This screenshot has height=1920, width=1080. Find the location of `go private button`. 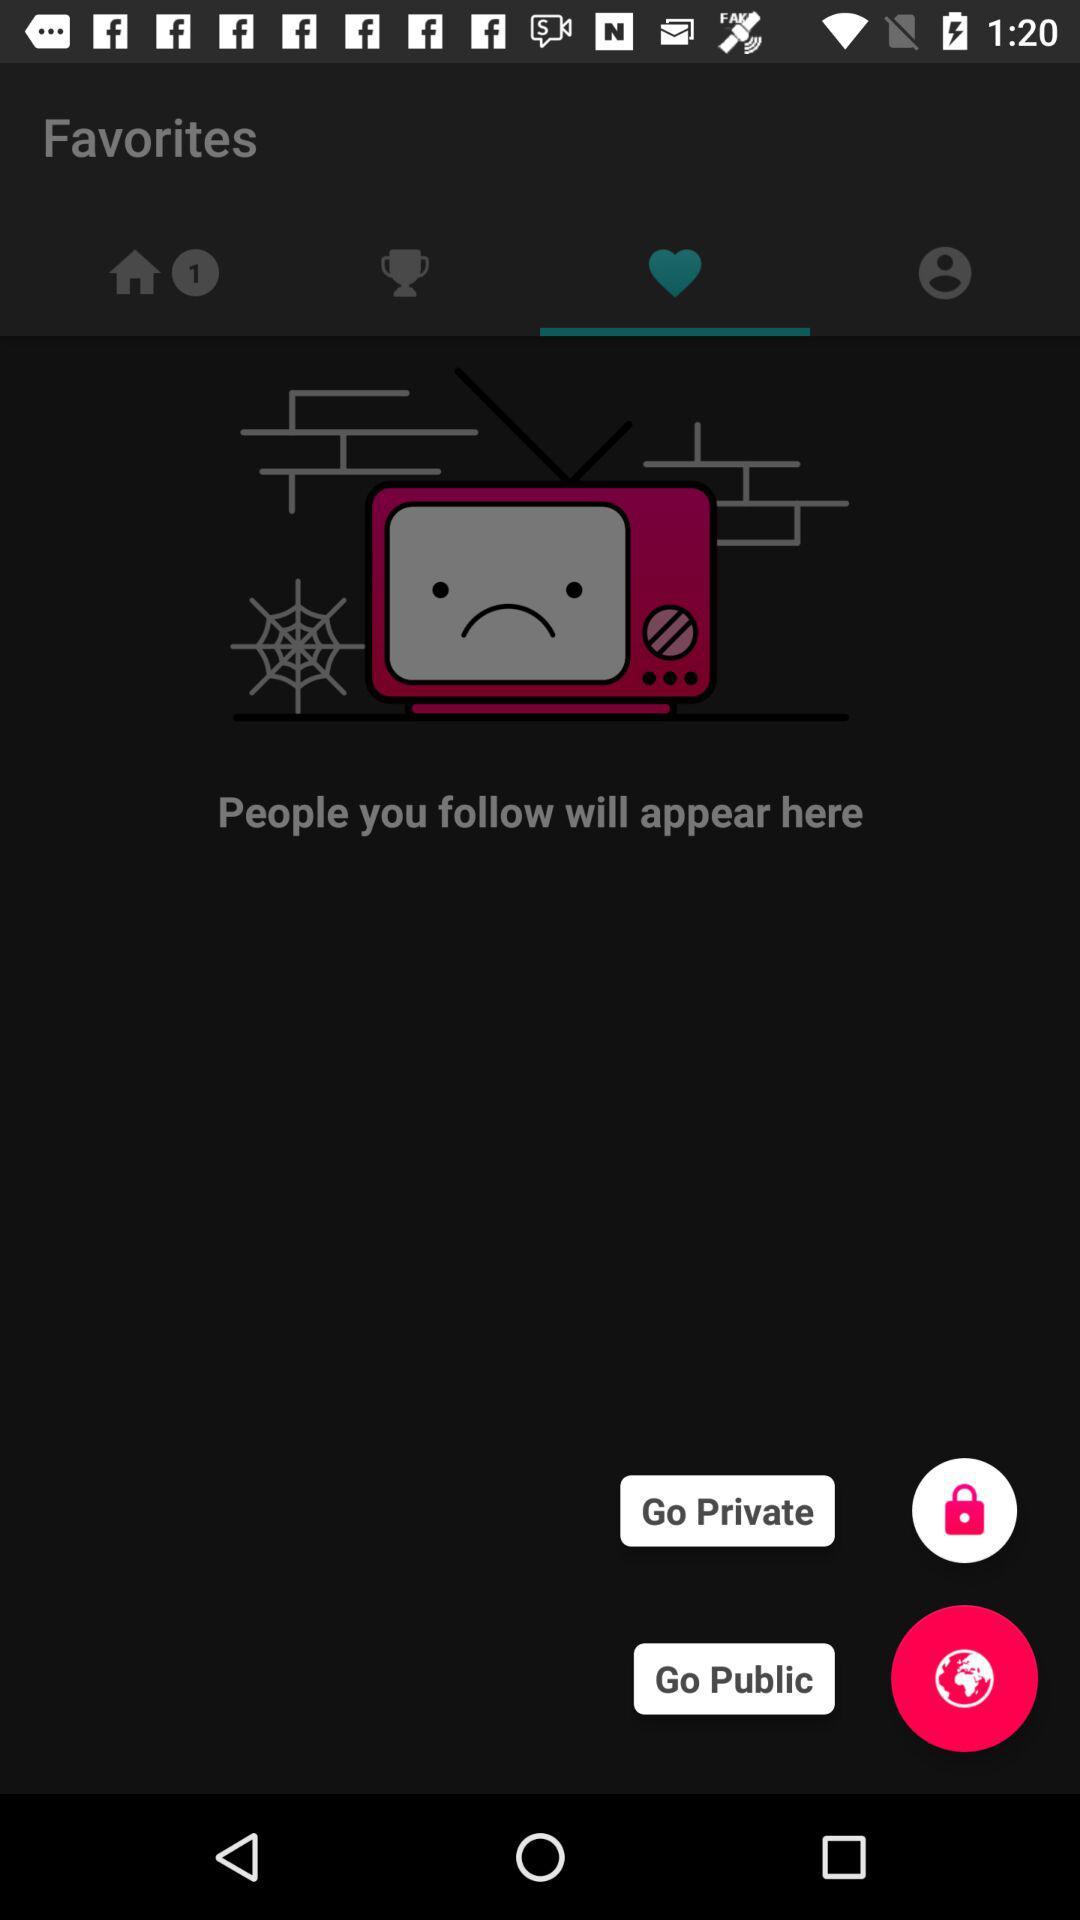

go private button is located at coordinates (963, 1510).